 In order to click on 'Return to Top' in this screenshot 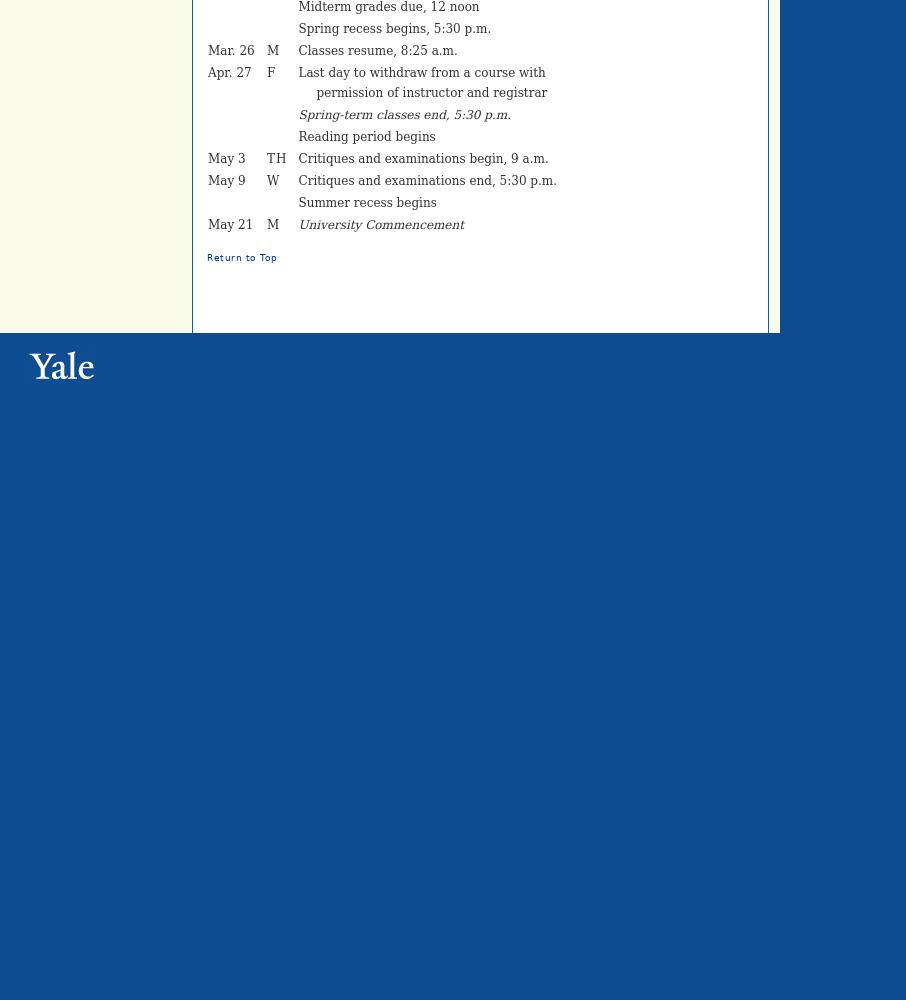, I will do `click(241, 258)`.